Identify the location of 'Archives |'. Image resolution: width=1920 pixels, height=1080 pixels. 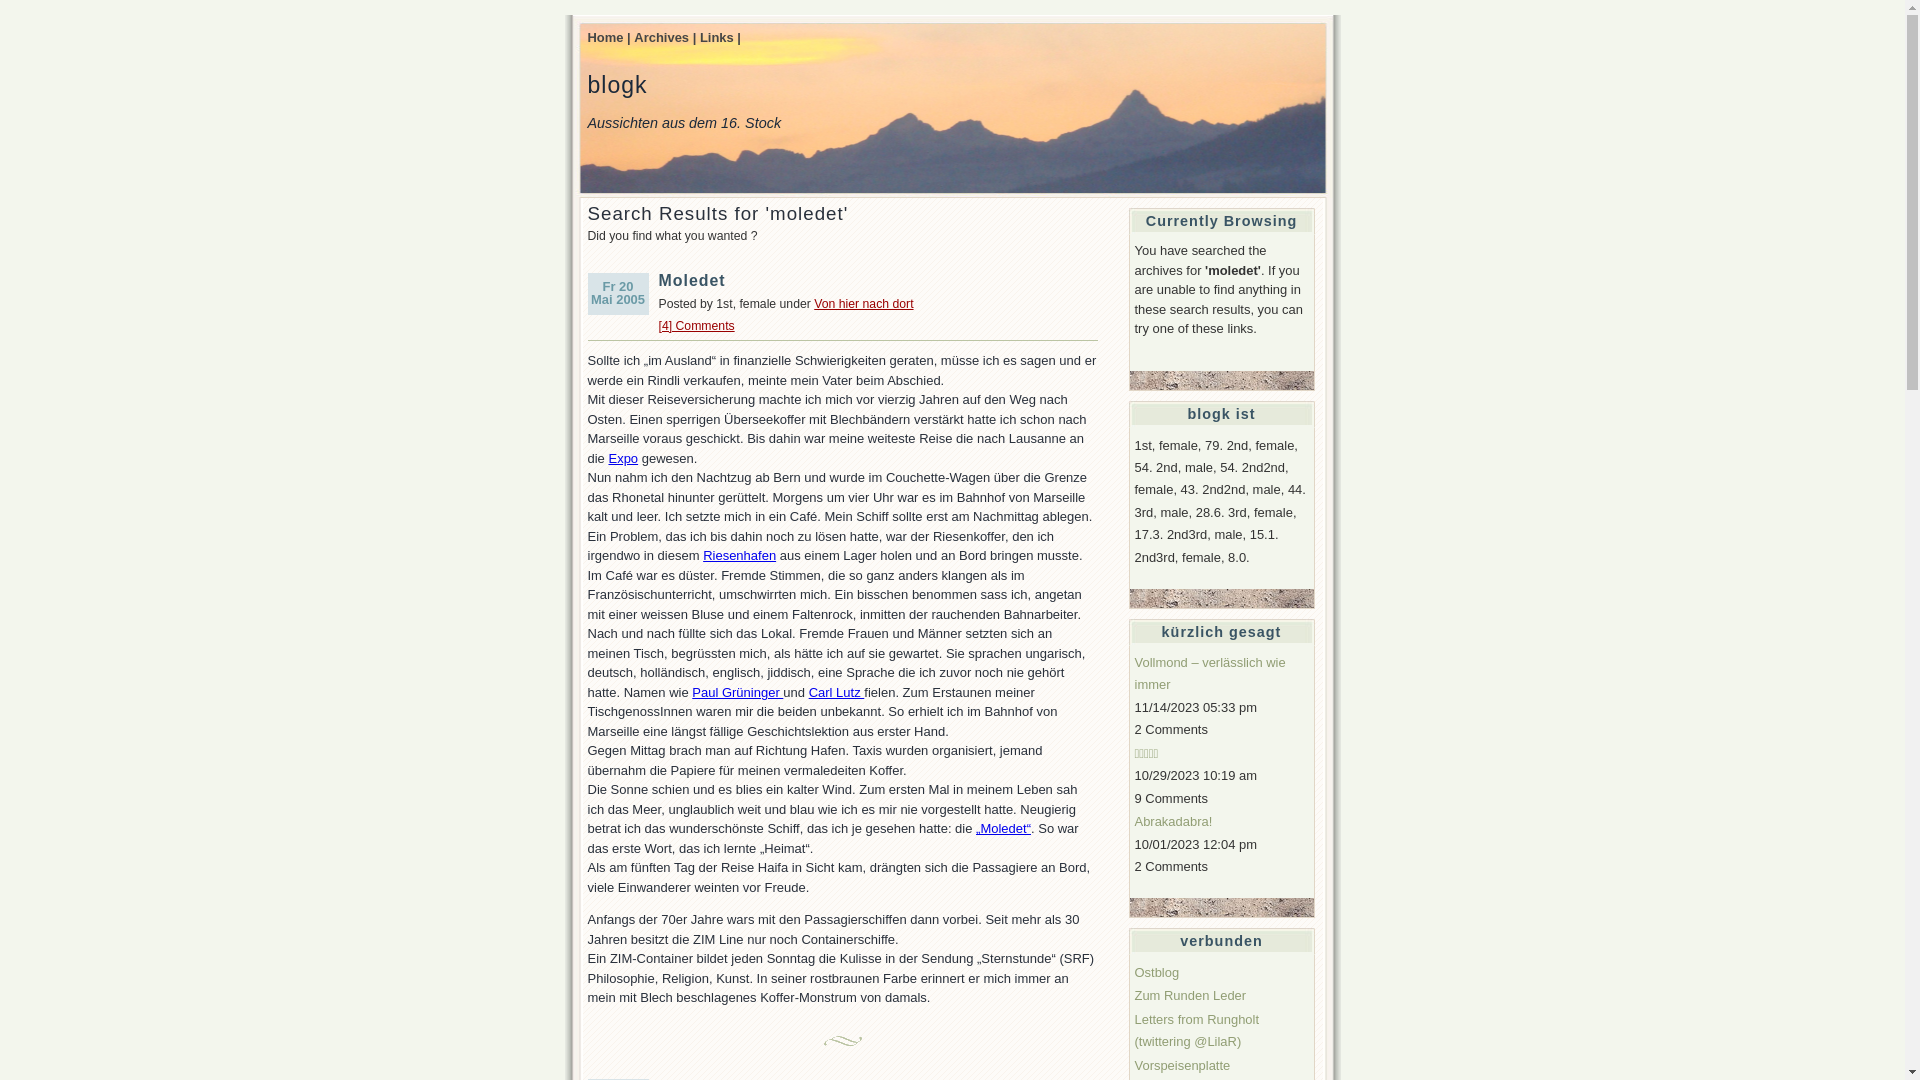
(665, 37).